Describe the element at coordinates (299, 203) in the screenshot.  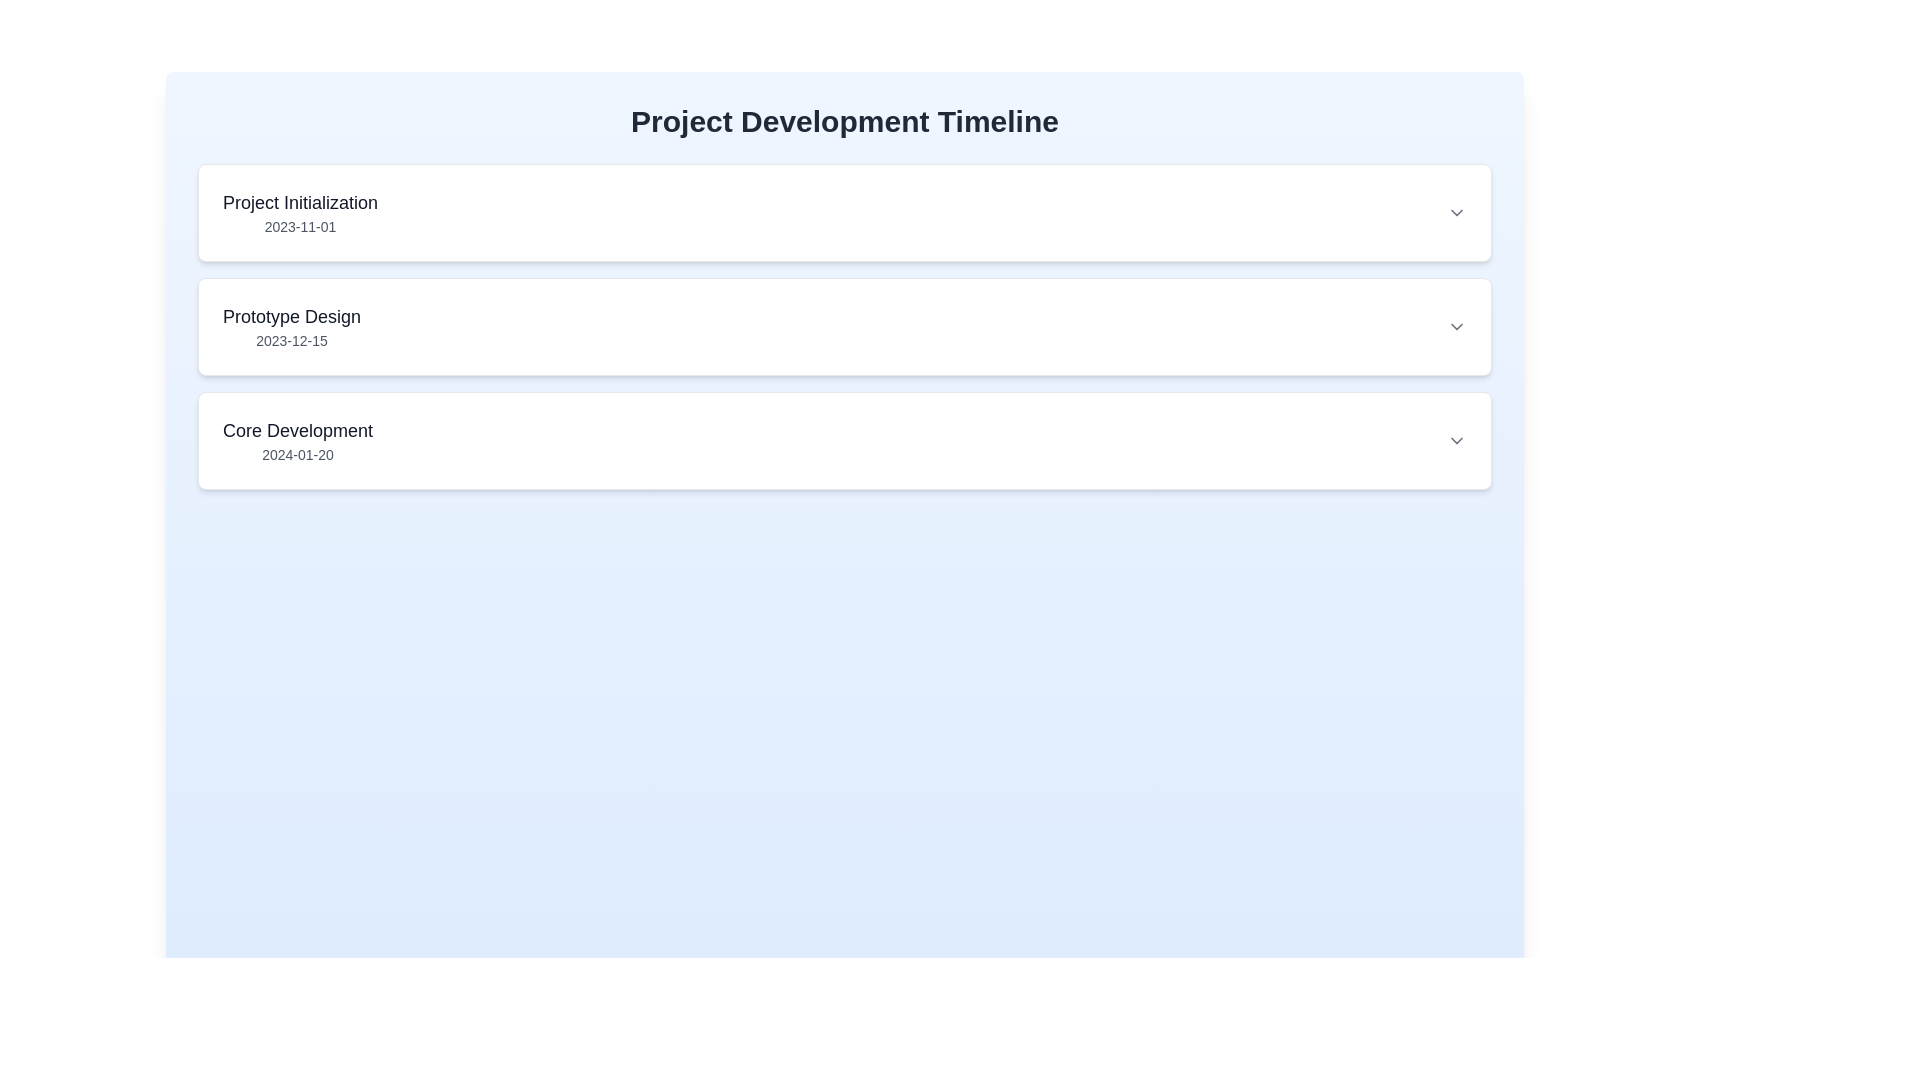
I see `the top text label inside the first white rectangular card in the 'Project Development Timeline' section, which indicates the title of a section or milestone` at that location.